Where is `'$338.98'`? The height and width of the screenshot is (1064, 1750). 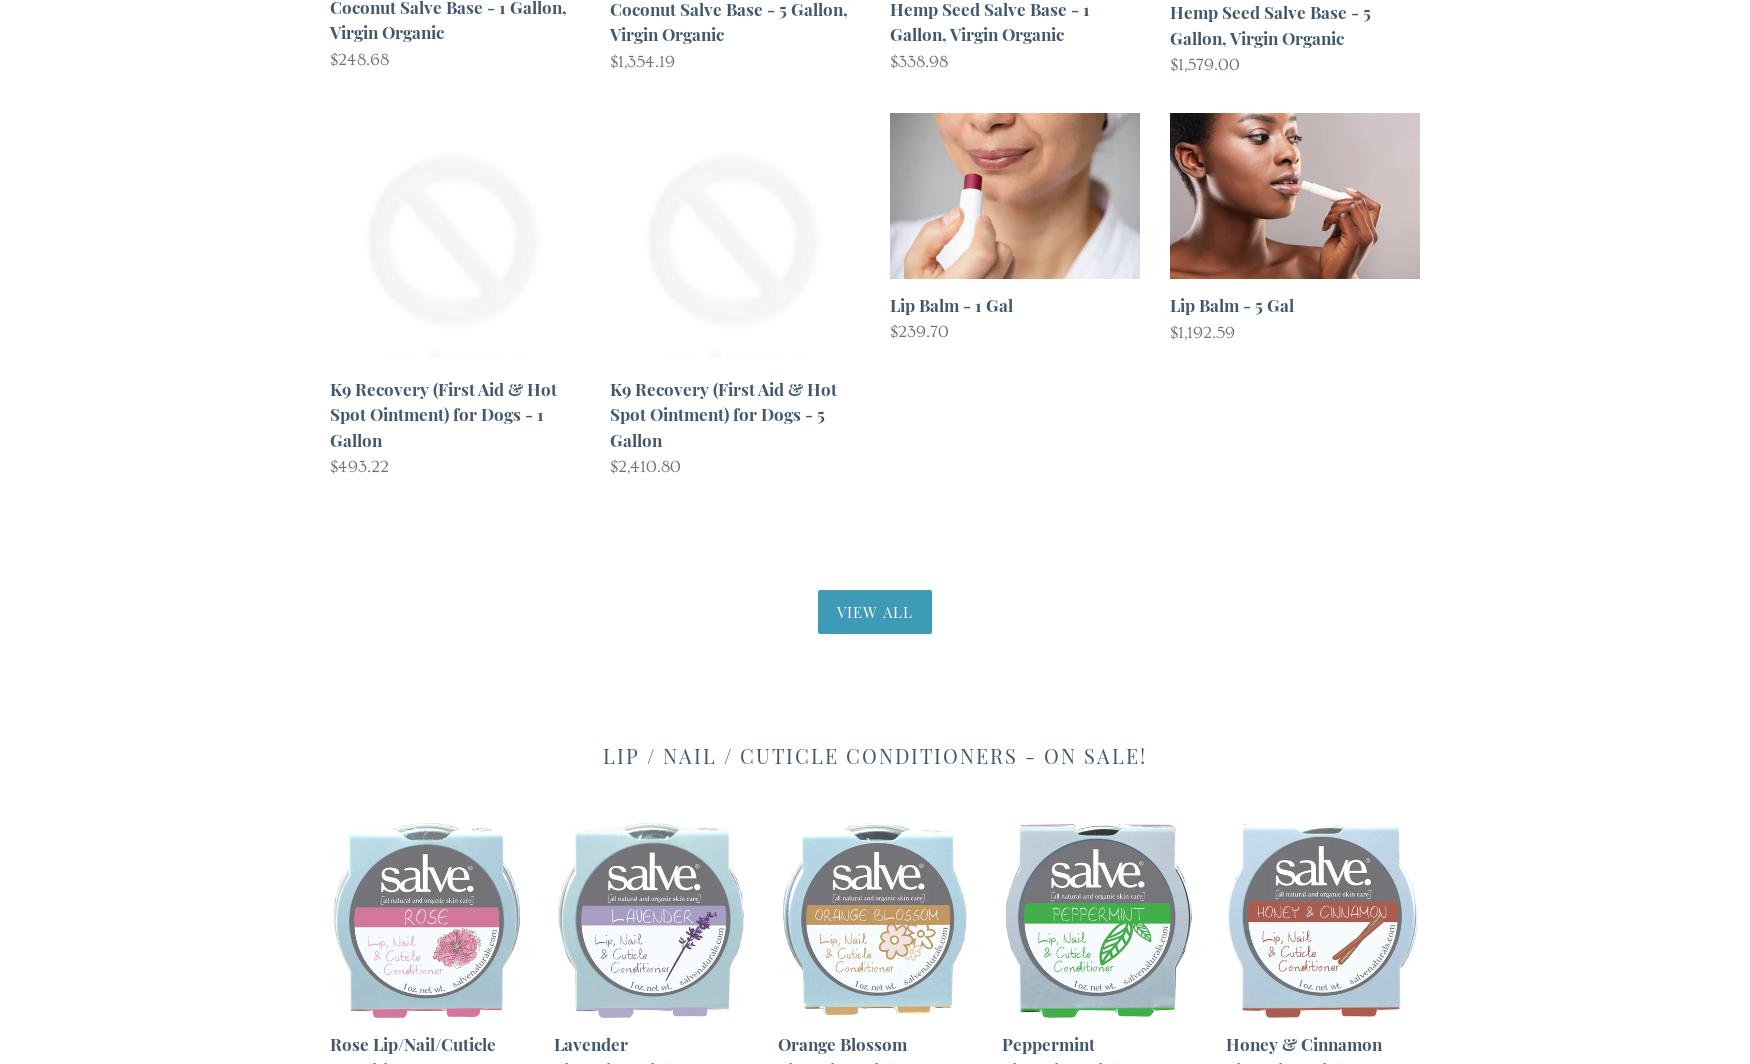 '$338.98' is located at coordinates (917, 60).